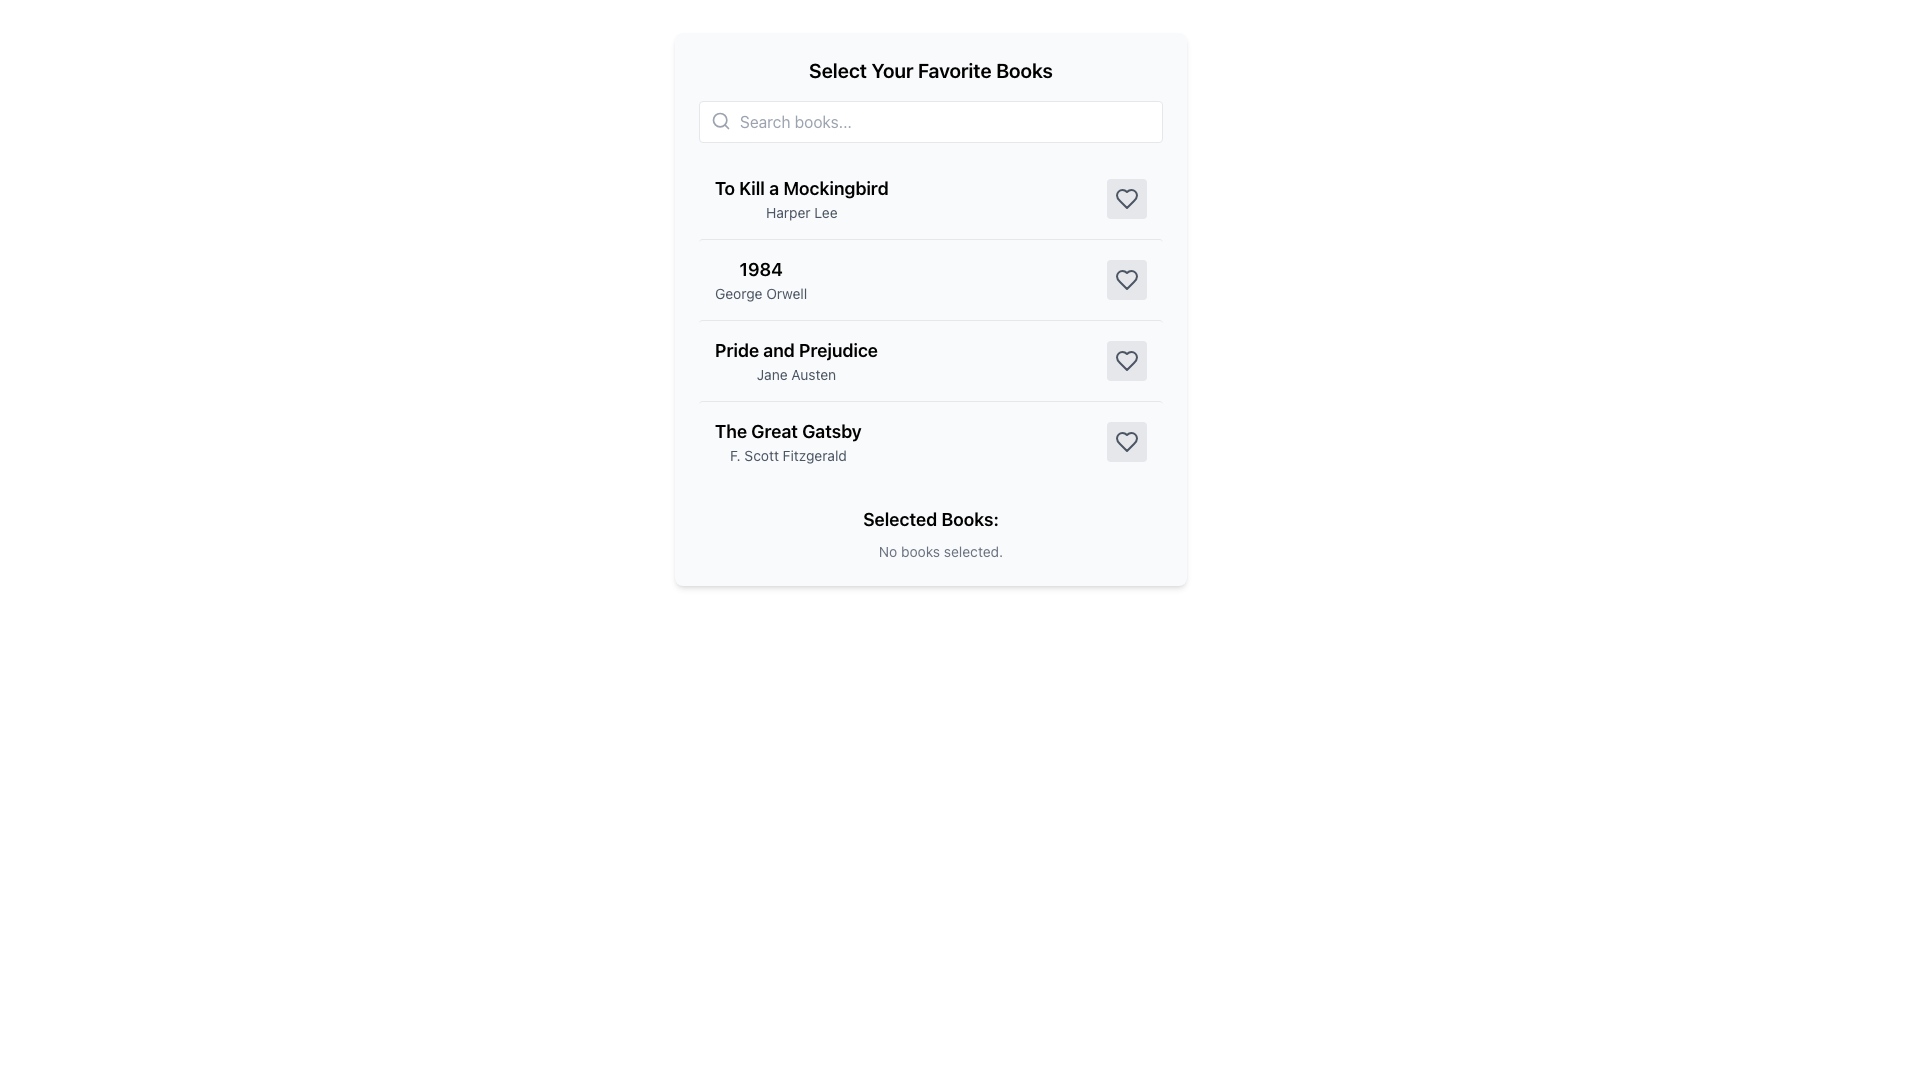 Image resolution: width=1920 pixels, height=1080 pixels. I want to click on the attribution label indicating the author of the book 'Pride and Prejudice', positioned directly underneath the book title, so click(795, 374).